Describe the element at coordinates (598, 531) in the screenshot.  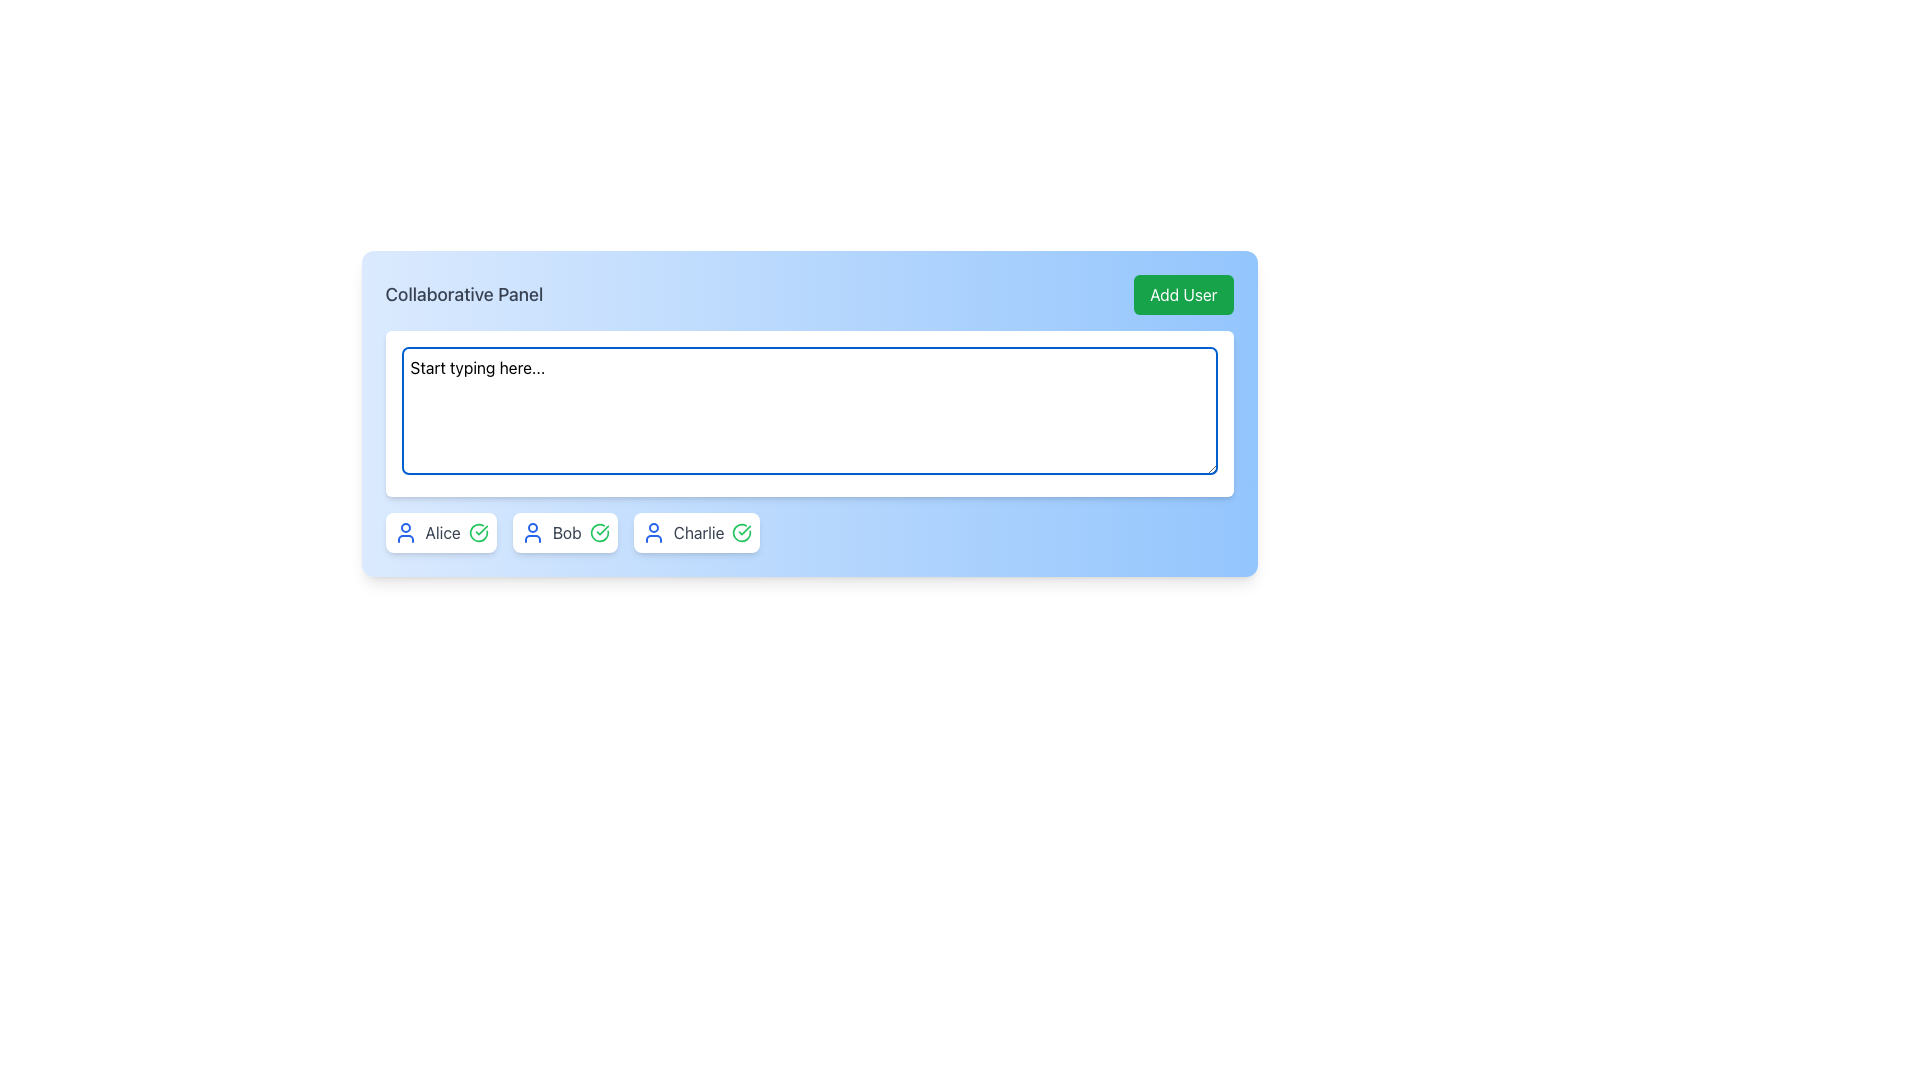
I see `the green circular icon with a checkmark inside, which signifies completion or approval, located next to Bob's name in the user card layout` at that location.